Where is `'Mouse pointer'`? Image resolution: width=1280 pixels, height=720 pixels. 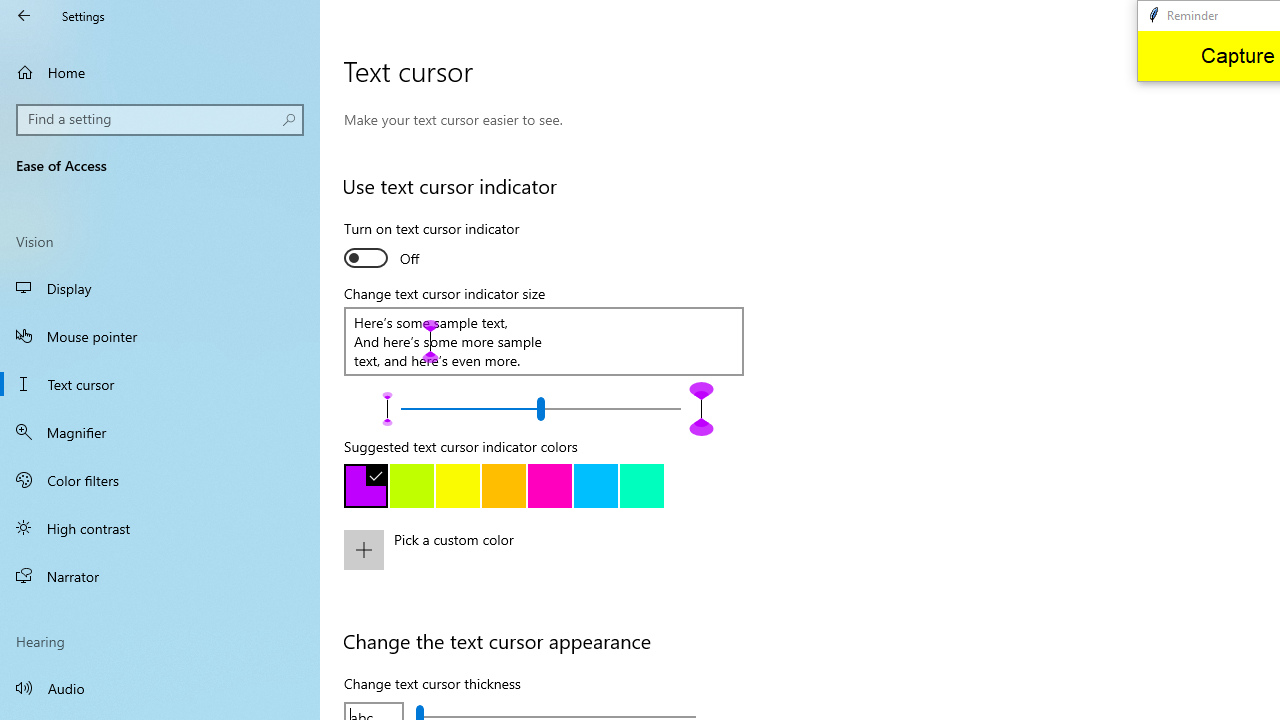
'Mouse pointer' is located at coordinates (160, 334).